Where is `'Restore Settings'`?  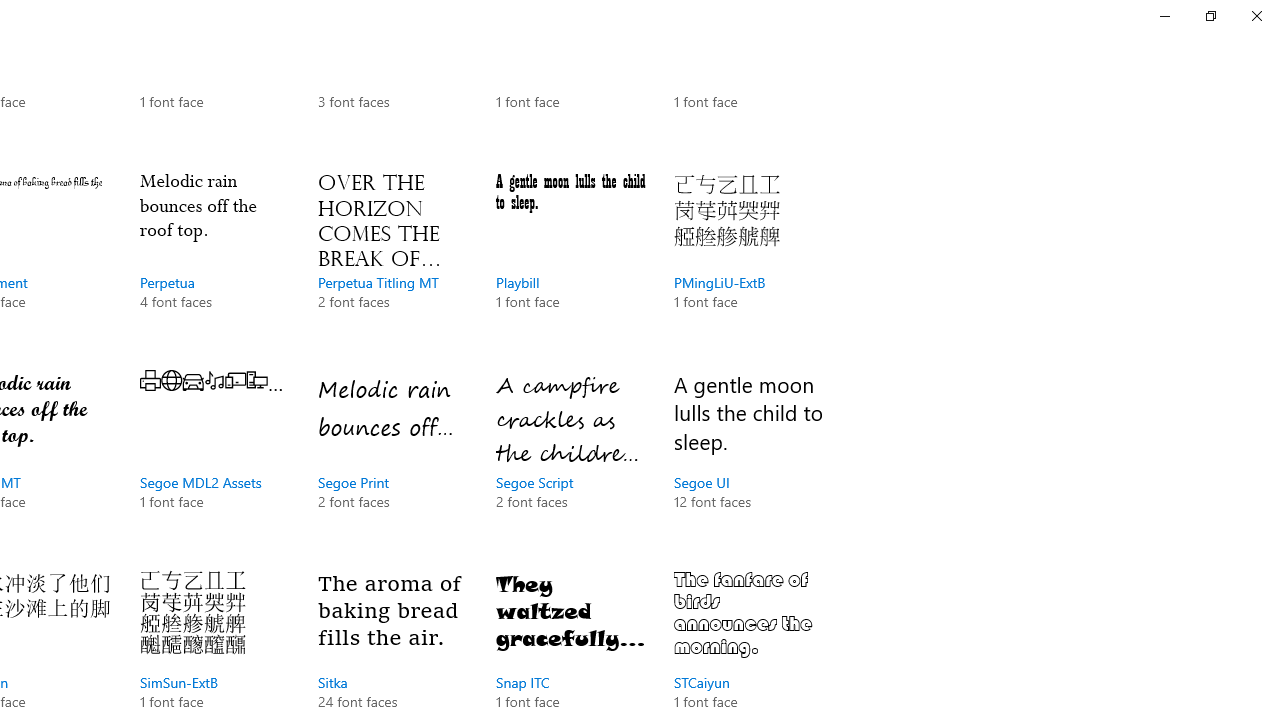 'Restore Settings' is located at coordinates (1209, 15).